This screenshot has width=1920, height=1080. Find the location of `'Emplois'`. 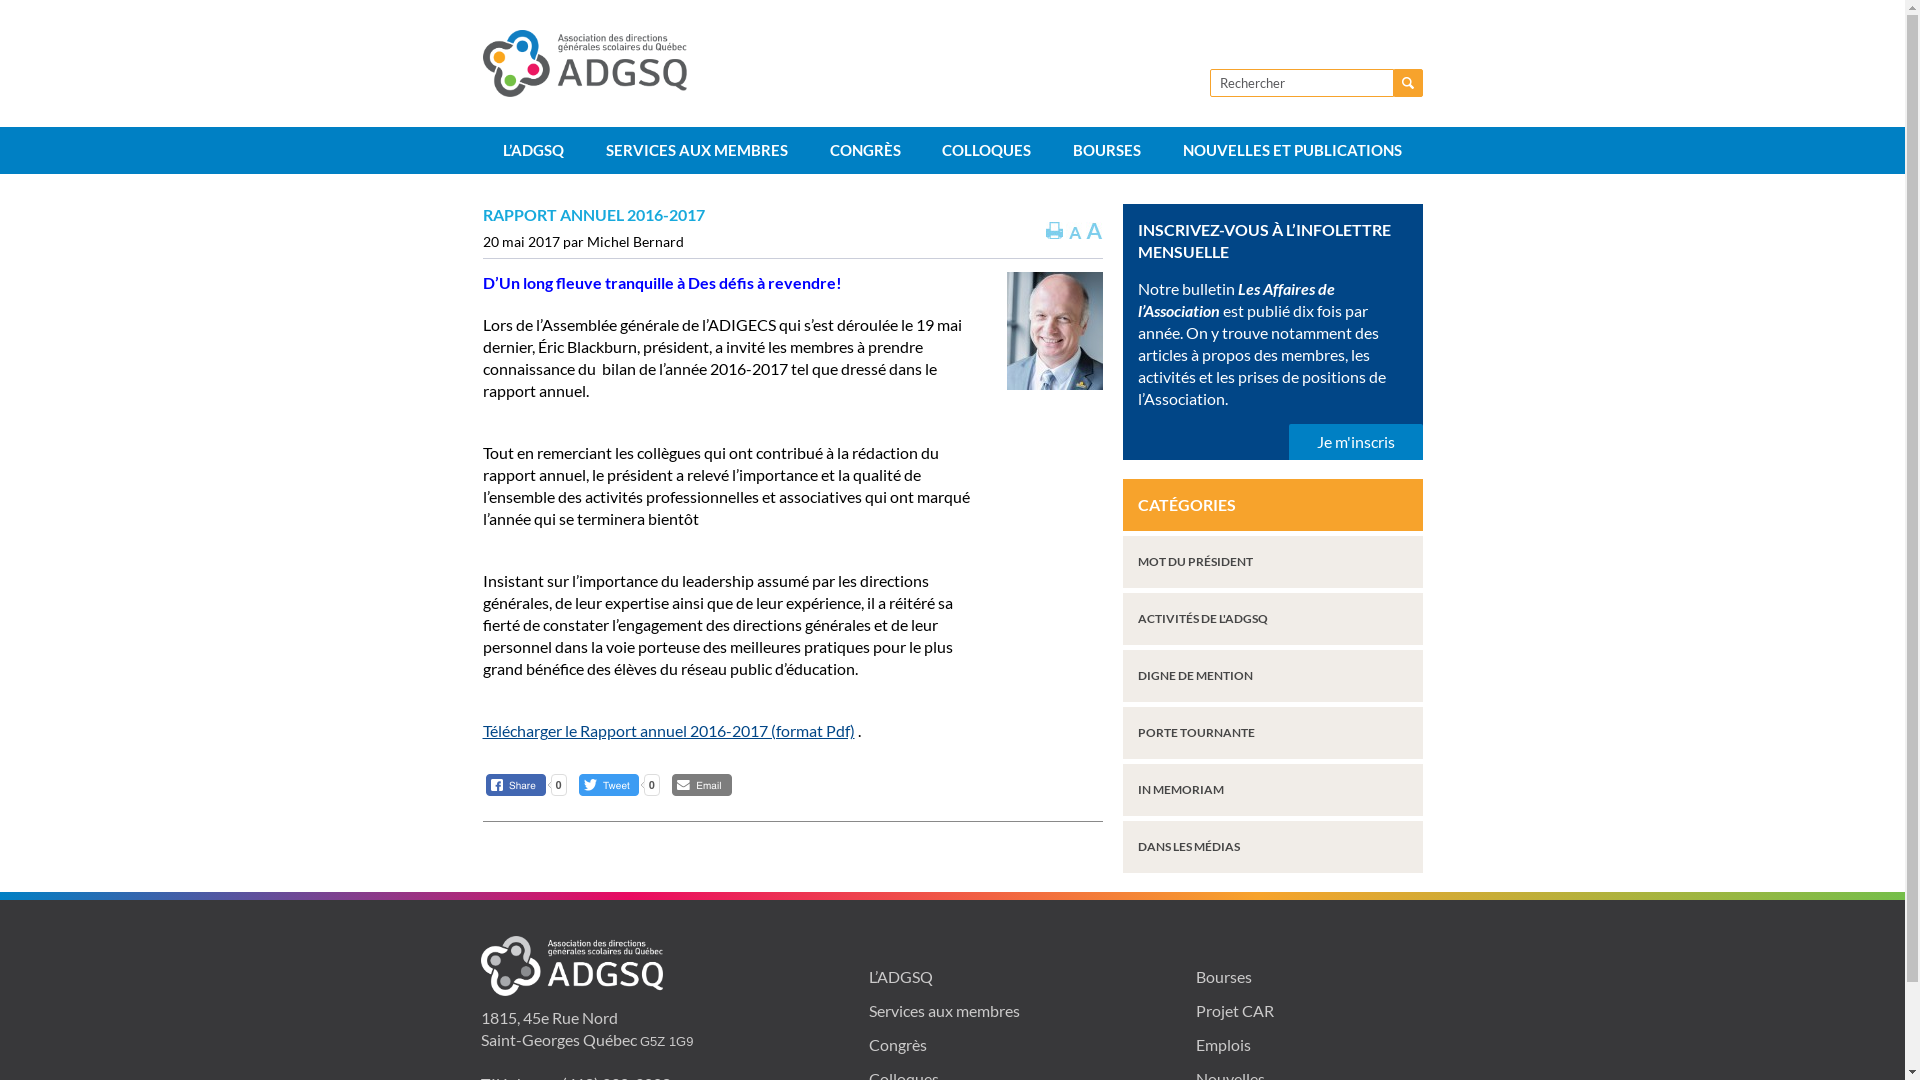

'Emplois' is located at coordinates (1195, 1043).